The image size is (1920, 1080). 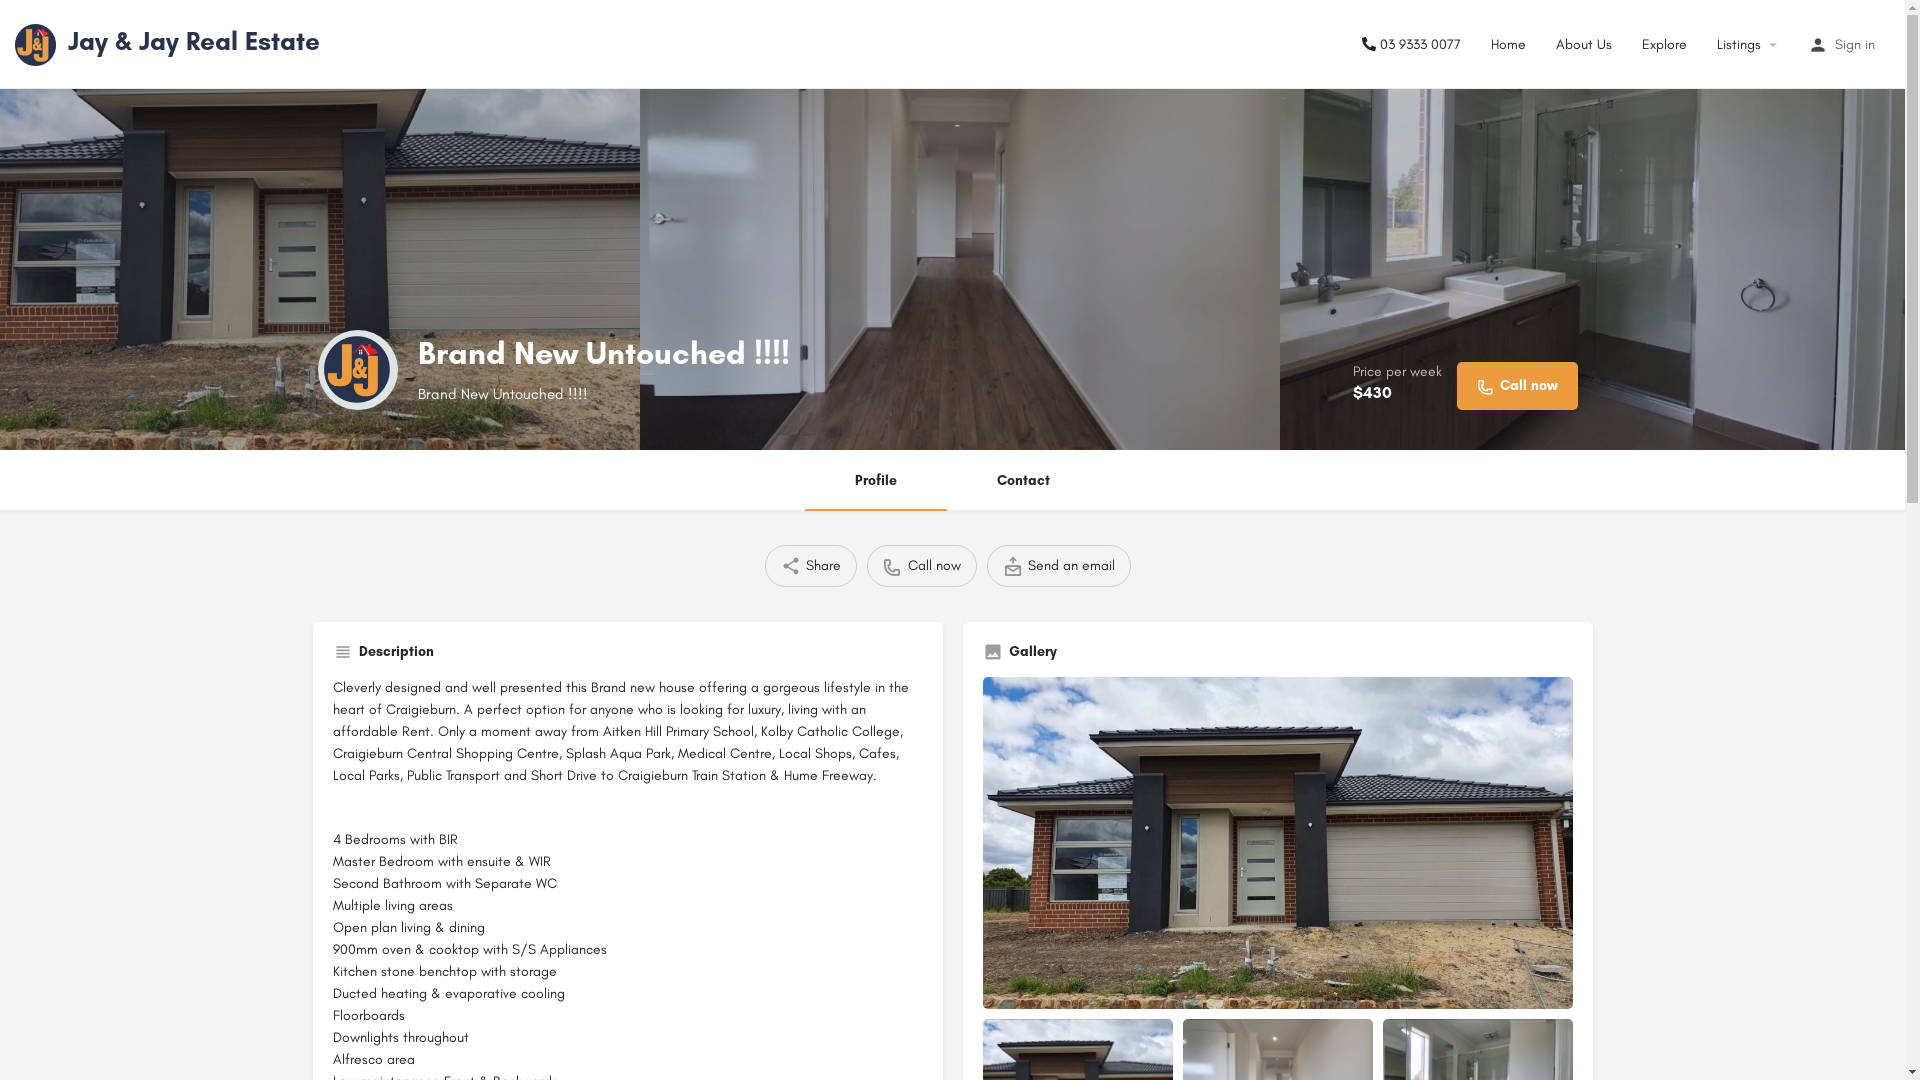 I want to click on 'Home', so click(x=1508, y=43).